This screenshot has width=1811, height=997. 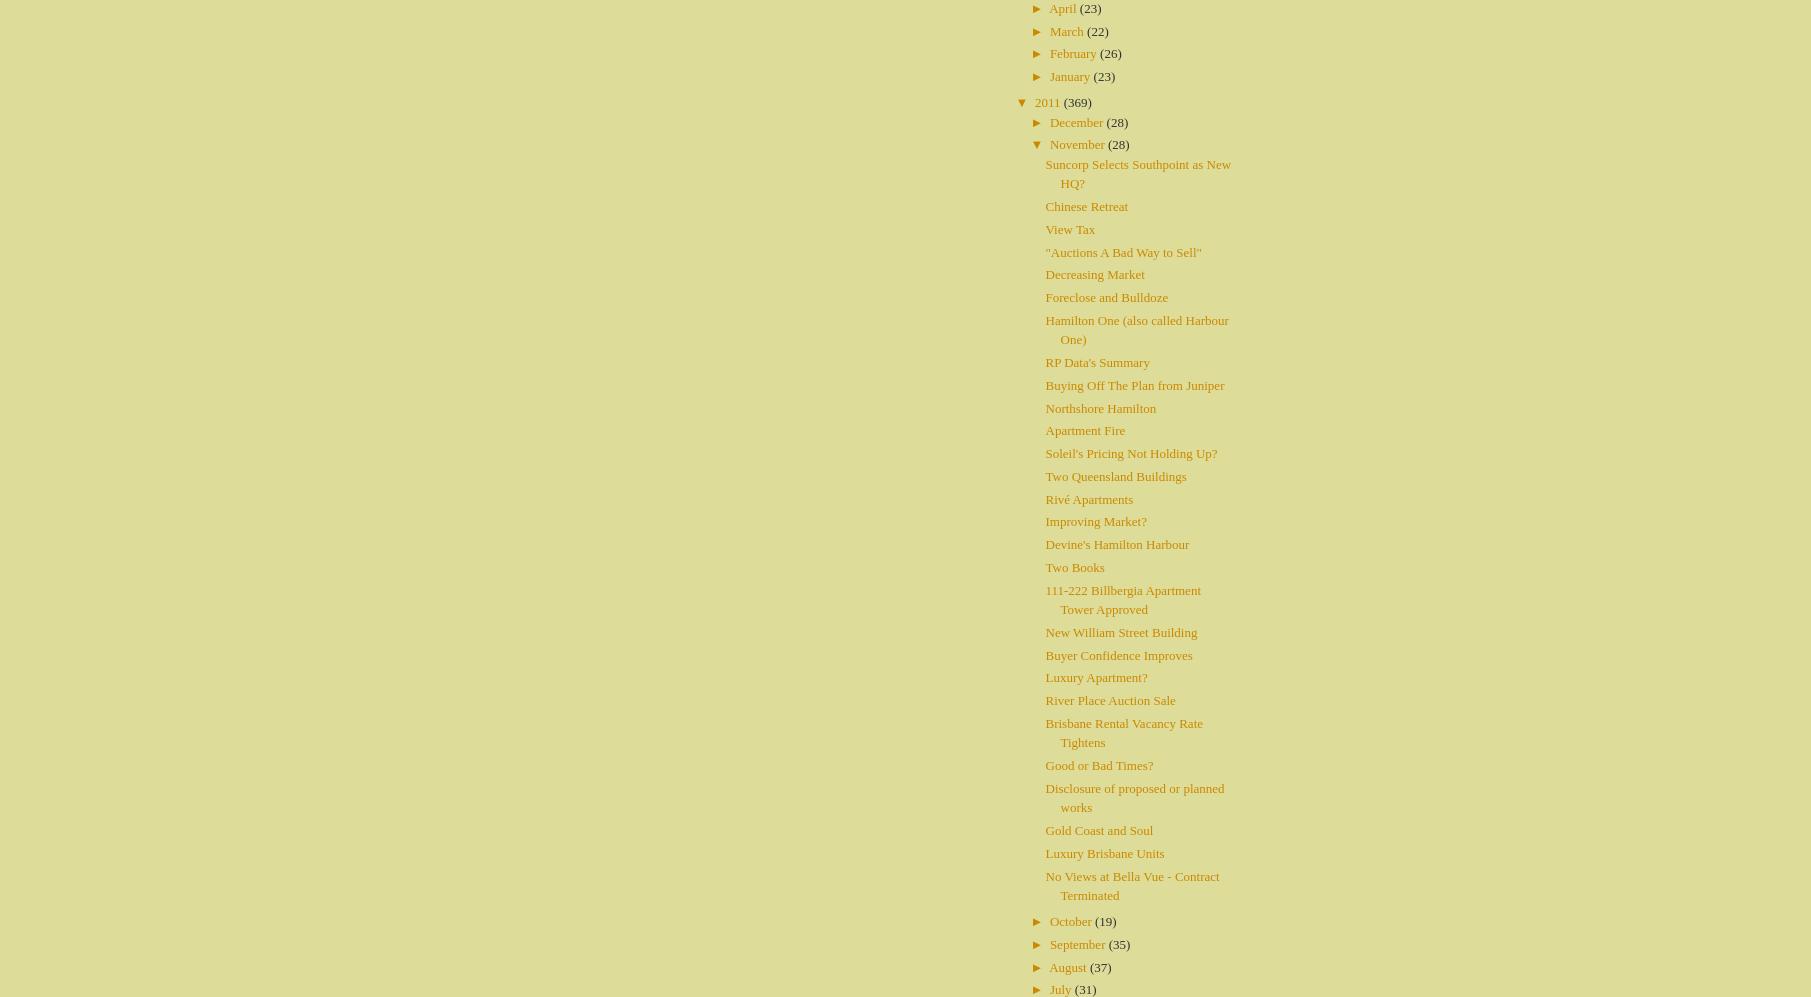 I want to click on 'Good or Bad Times?', so click(x=1098, y=765).